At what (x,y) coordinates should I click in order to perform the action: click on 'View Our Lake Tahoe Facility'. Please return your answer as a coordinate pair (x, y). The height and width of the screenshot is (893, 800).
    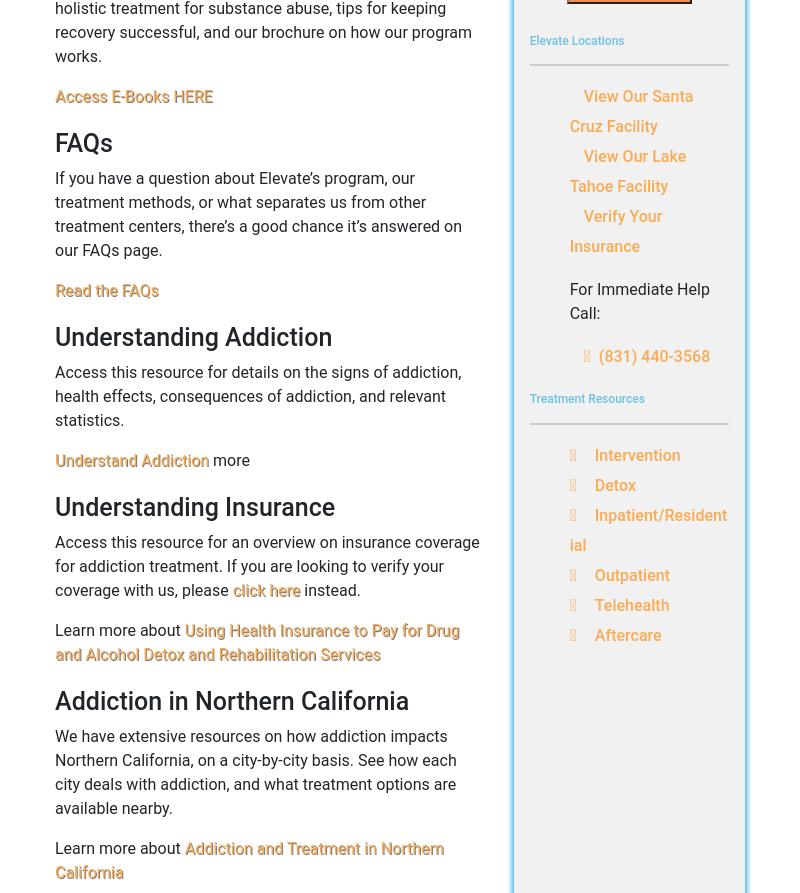
    Looking at the image, I should click on (627, 170).